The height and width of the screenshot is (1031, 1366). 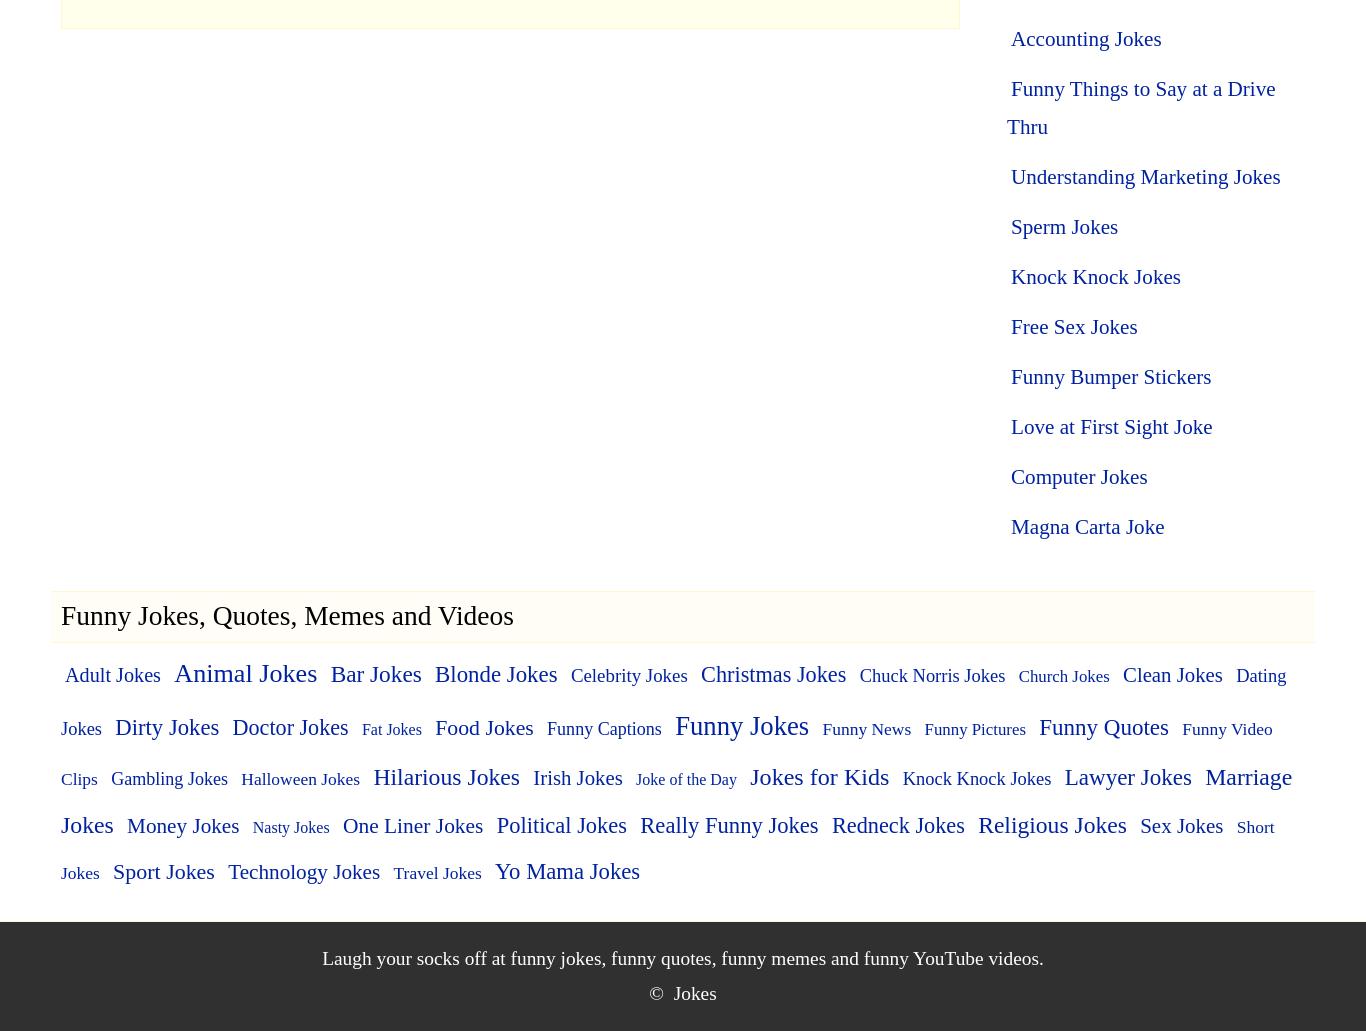 What do you see at coordinates (1181, 825) in the screenshot?
I see `'Sex Jokes'` at bounding box center [1181, 825].